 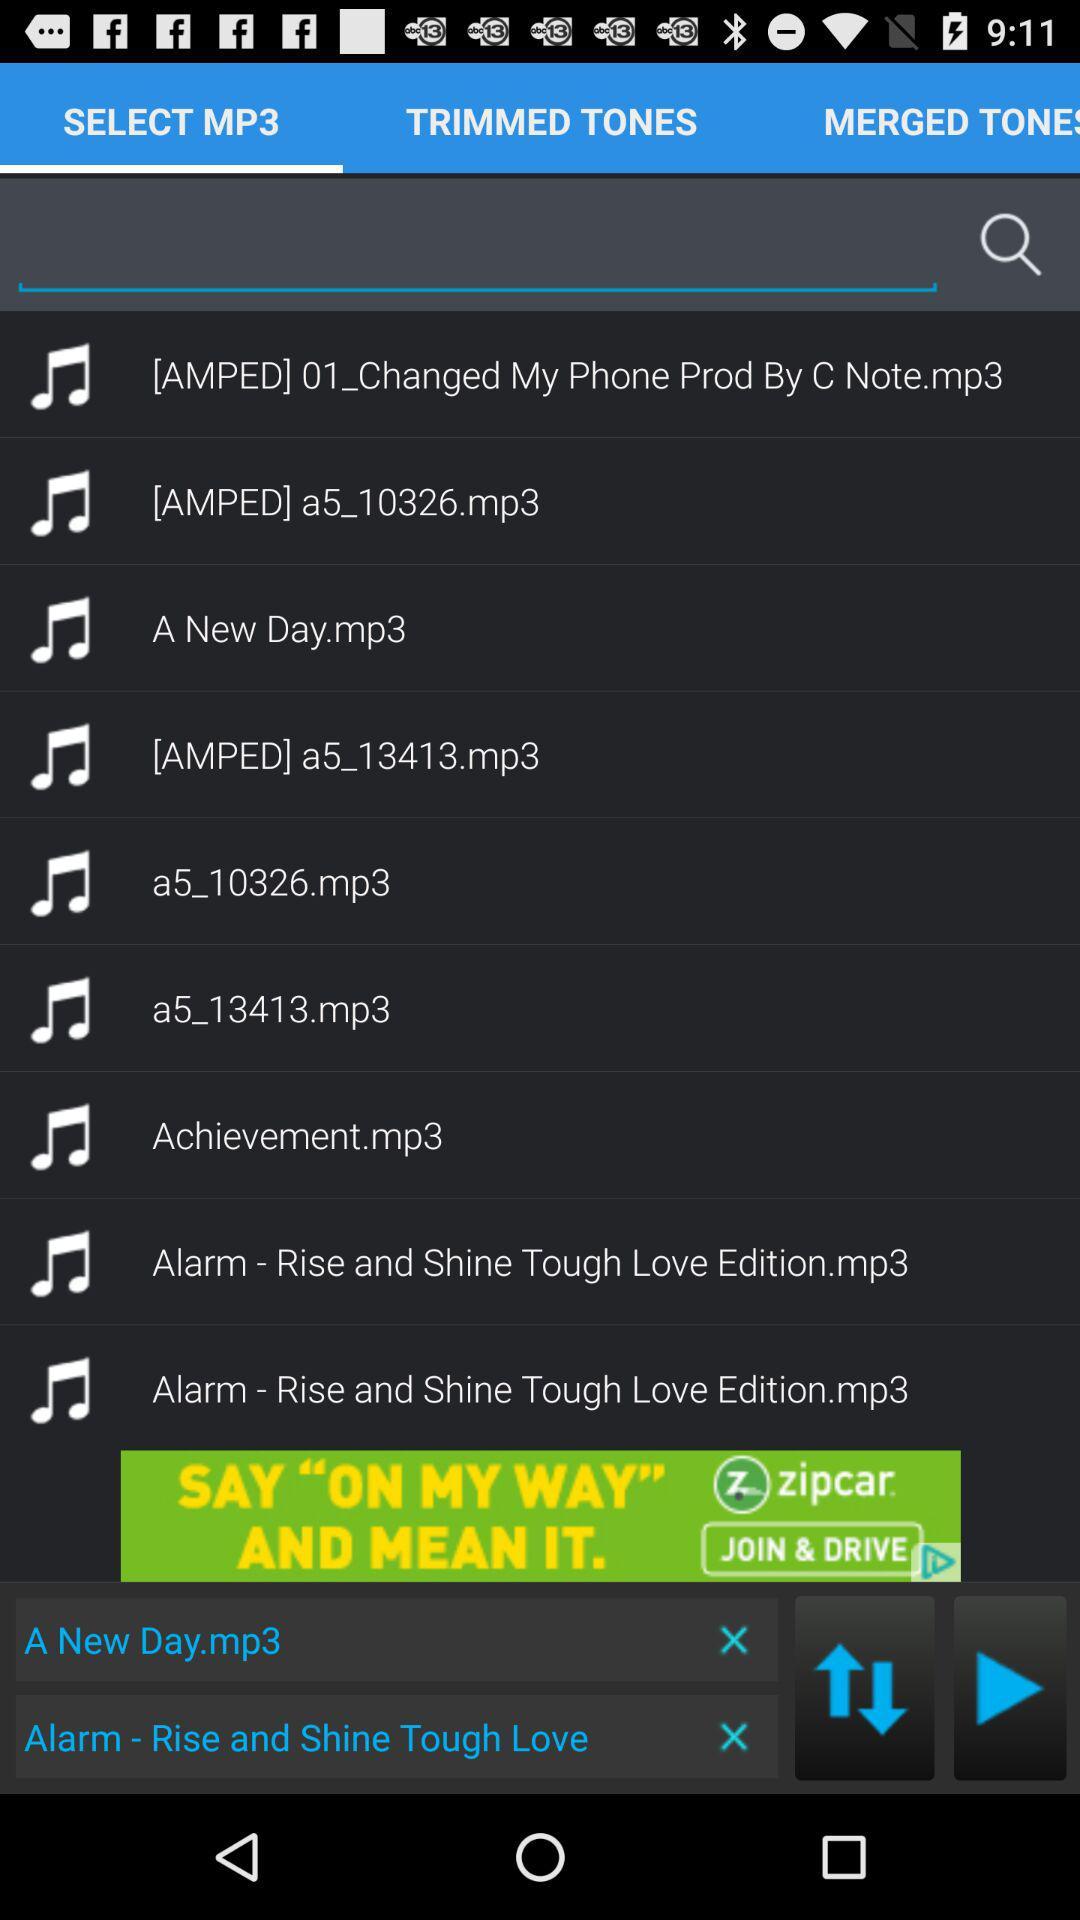 I want to click on advertisement, so click(x=540, y=1516).